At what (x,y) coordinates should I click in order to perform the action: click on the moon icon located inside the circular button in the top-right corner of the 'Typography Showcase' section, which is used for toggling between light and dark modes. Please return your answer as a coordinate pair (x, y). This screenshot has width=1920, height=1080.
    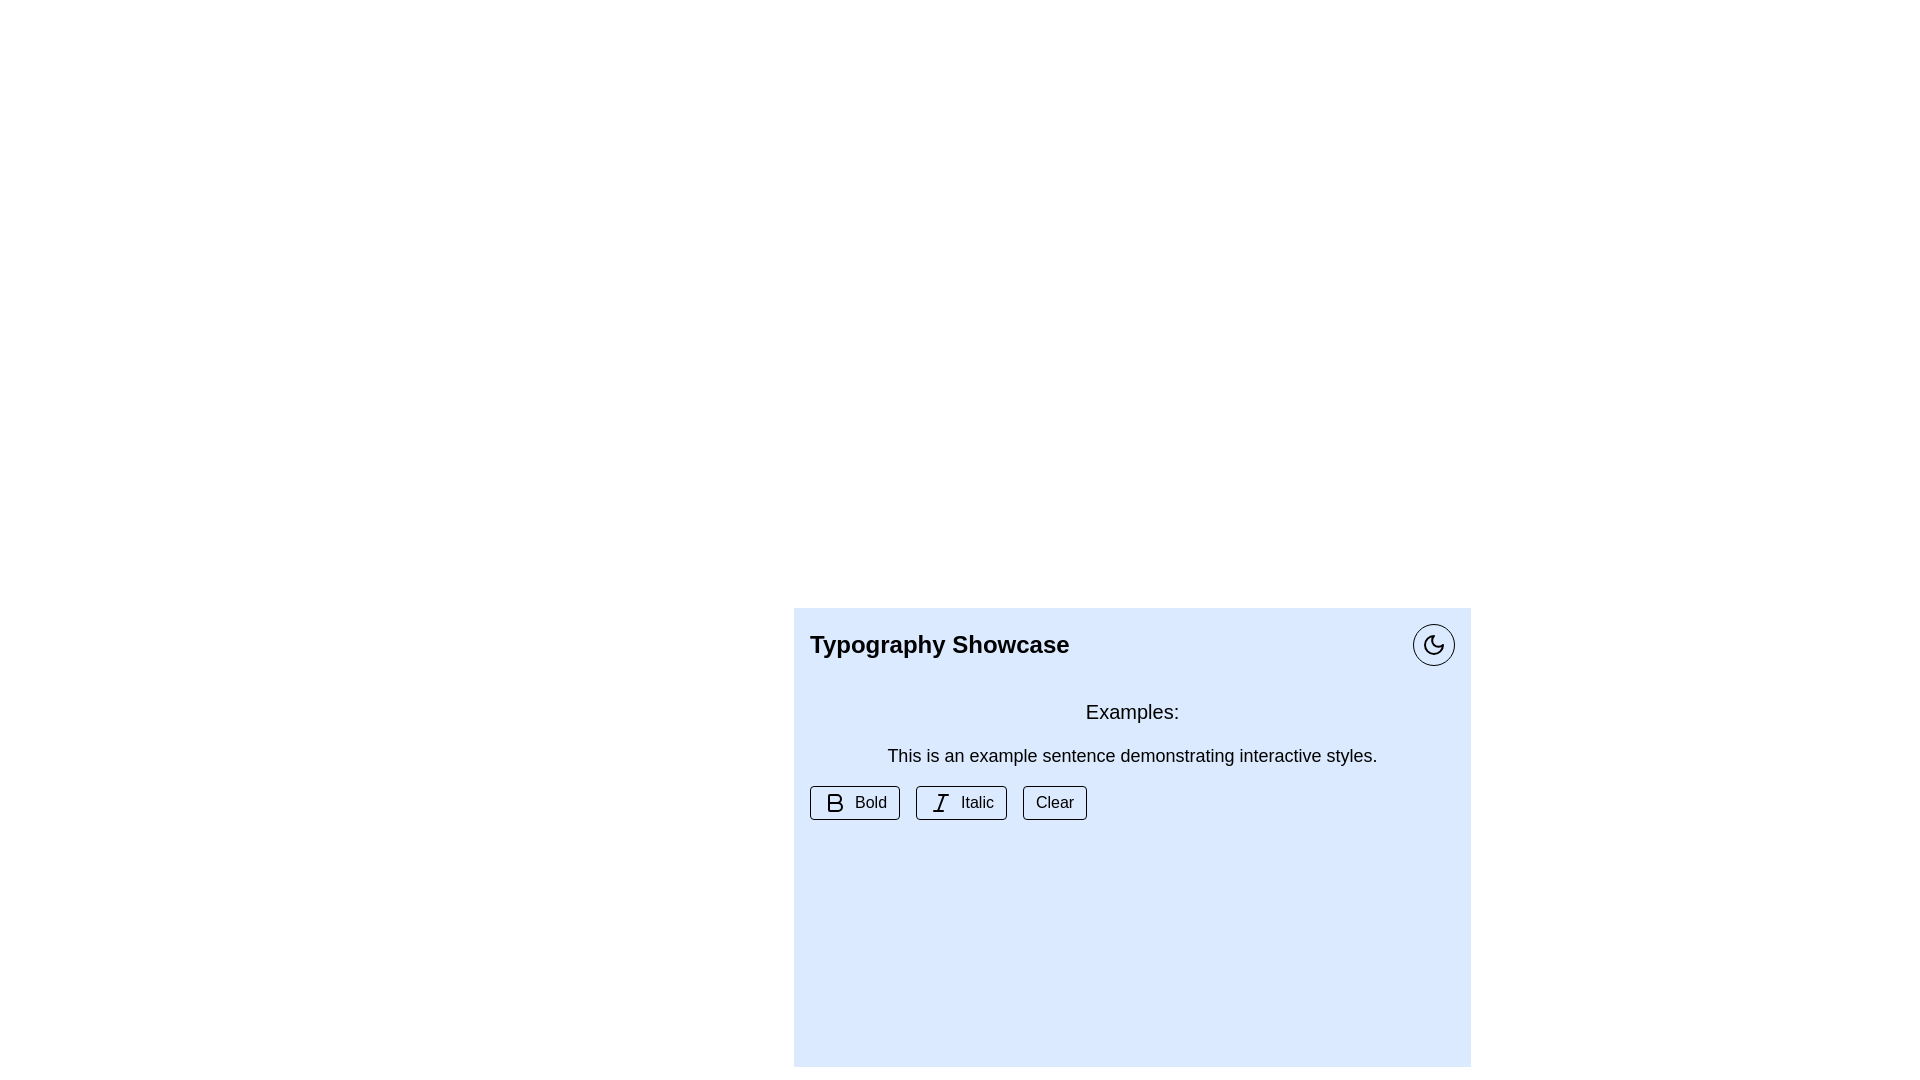
    Looking at the image, I should click on (1433, 644).